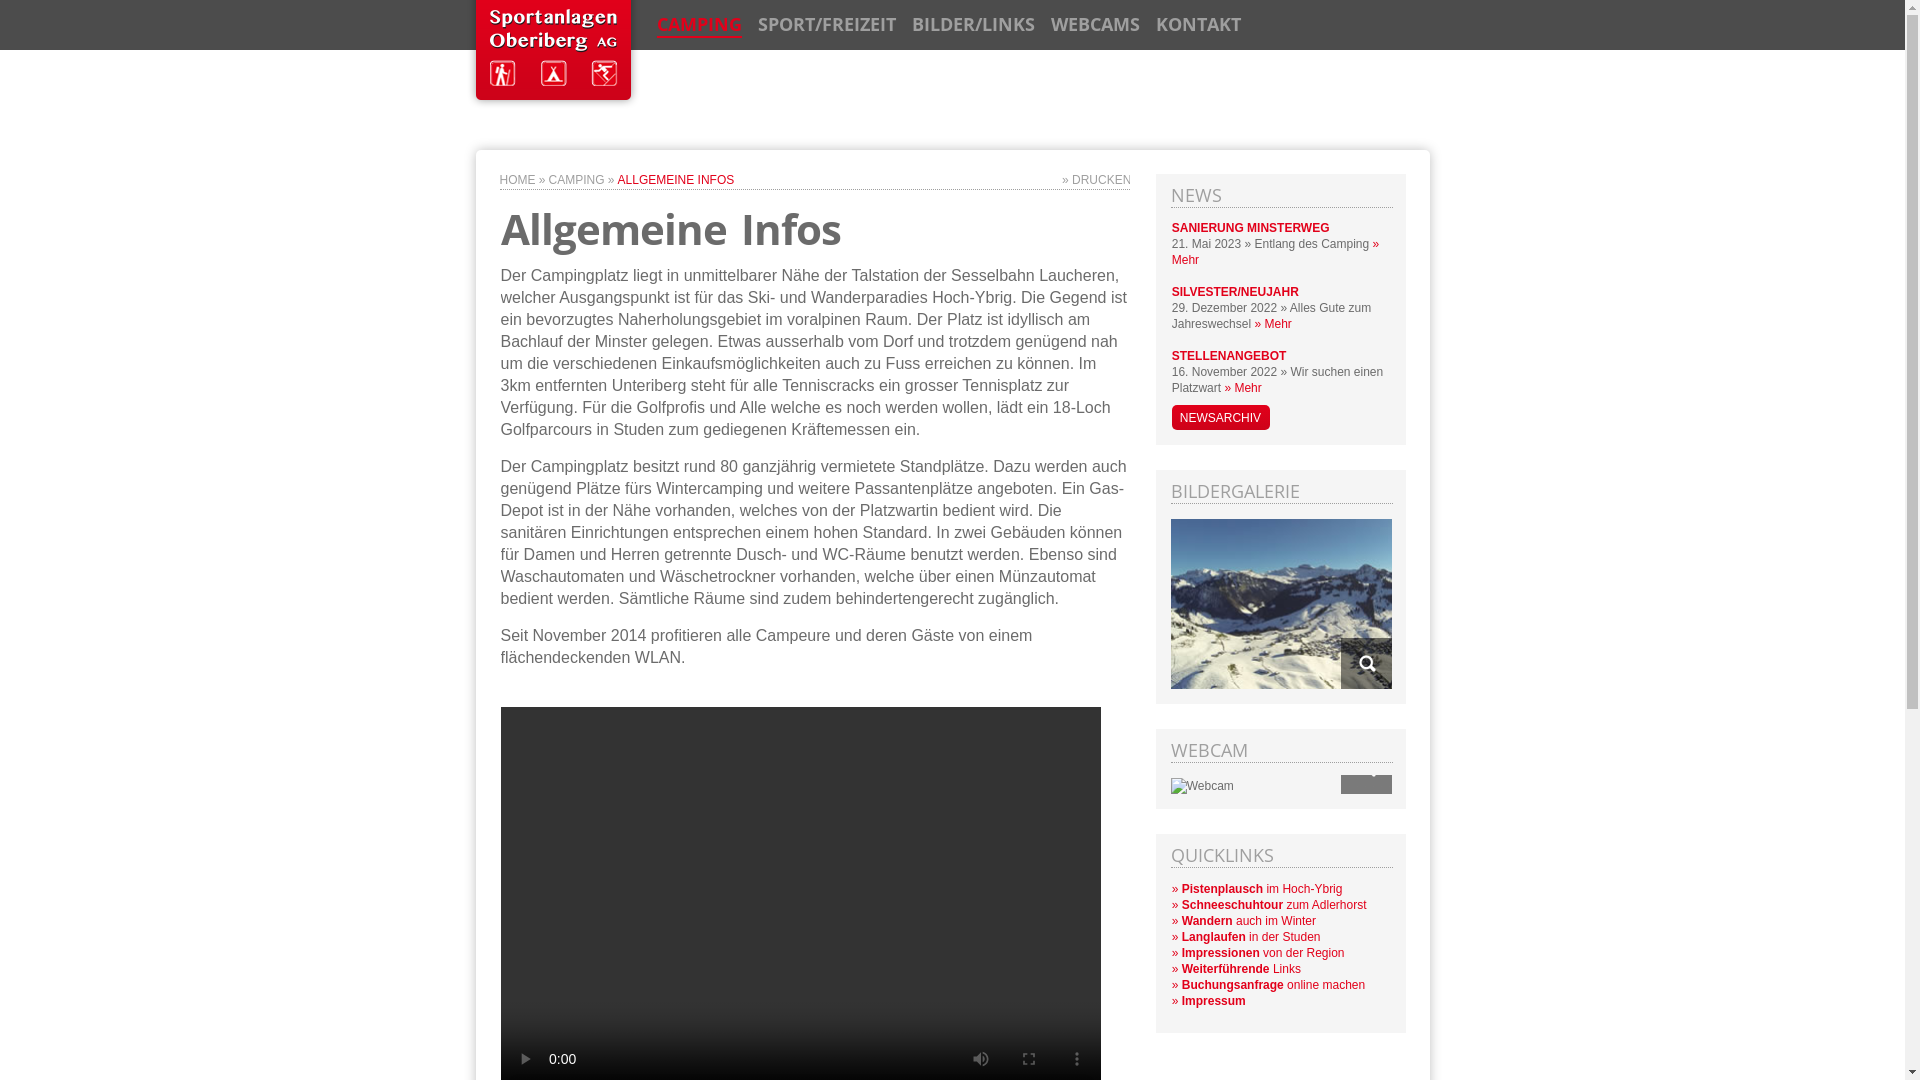 The height and width of the screenshot is (1080, 1920). I want to click on 'SPORT/FREIZEIT', so click(826, 24).